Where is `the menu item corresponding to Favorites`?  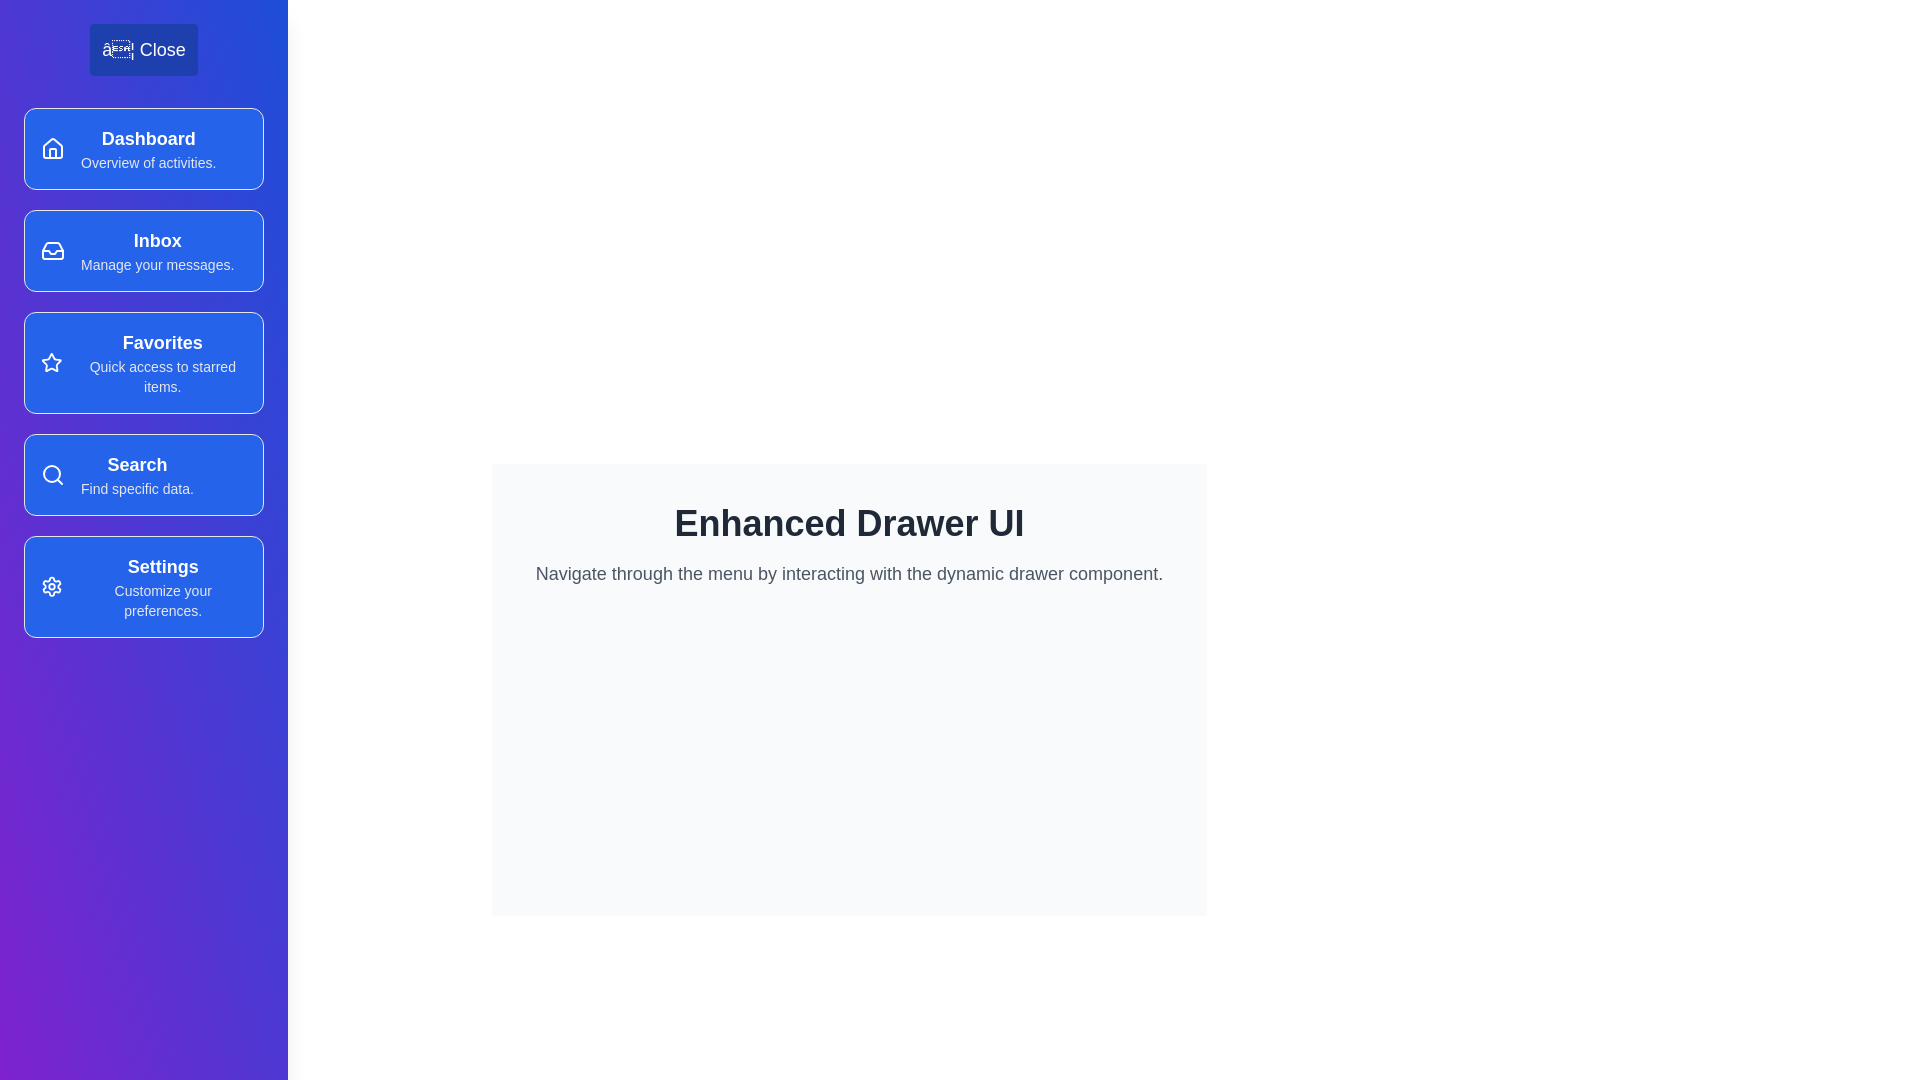
the menu item corresponding to Favorites is located at coordinates (143, 362).